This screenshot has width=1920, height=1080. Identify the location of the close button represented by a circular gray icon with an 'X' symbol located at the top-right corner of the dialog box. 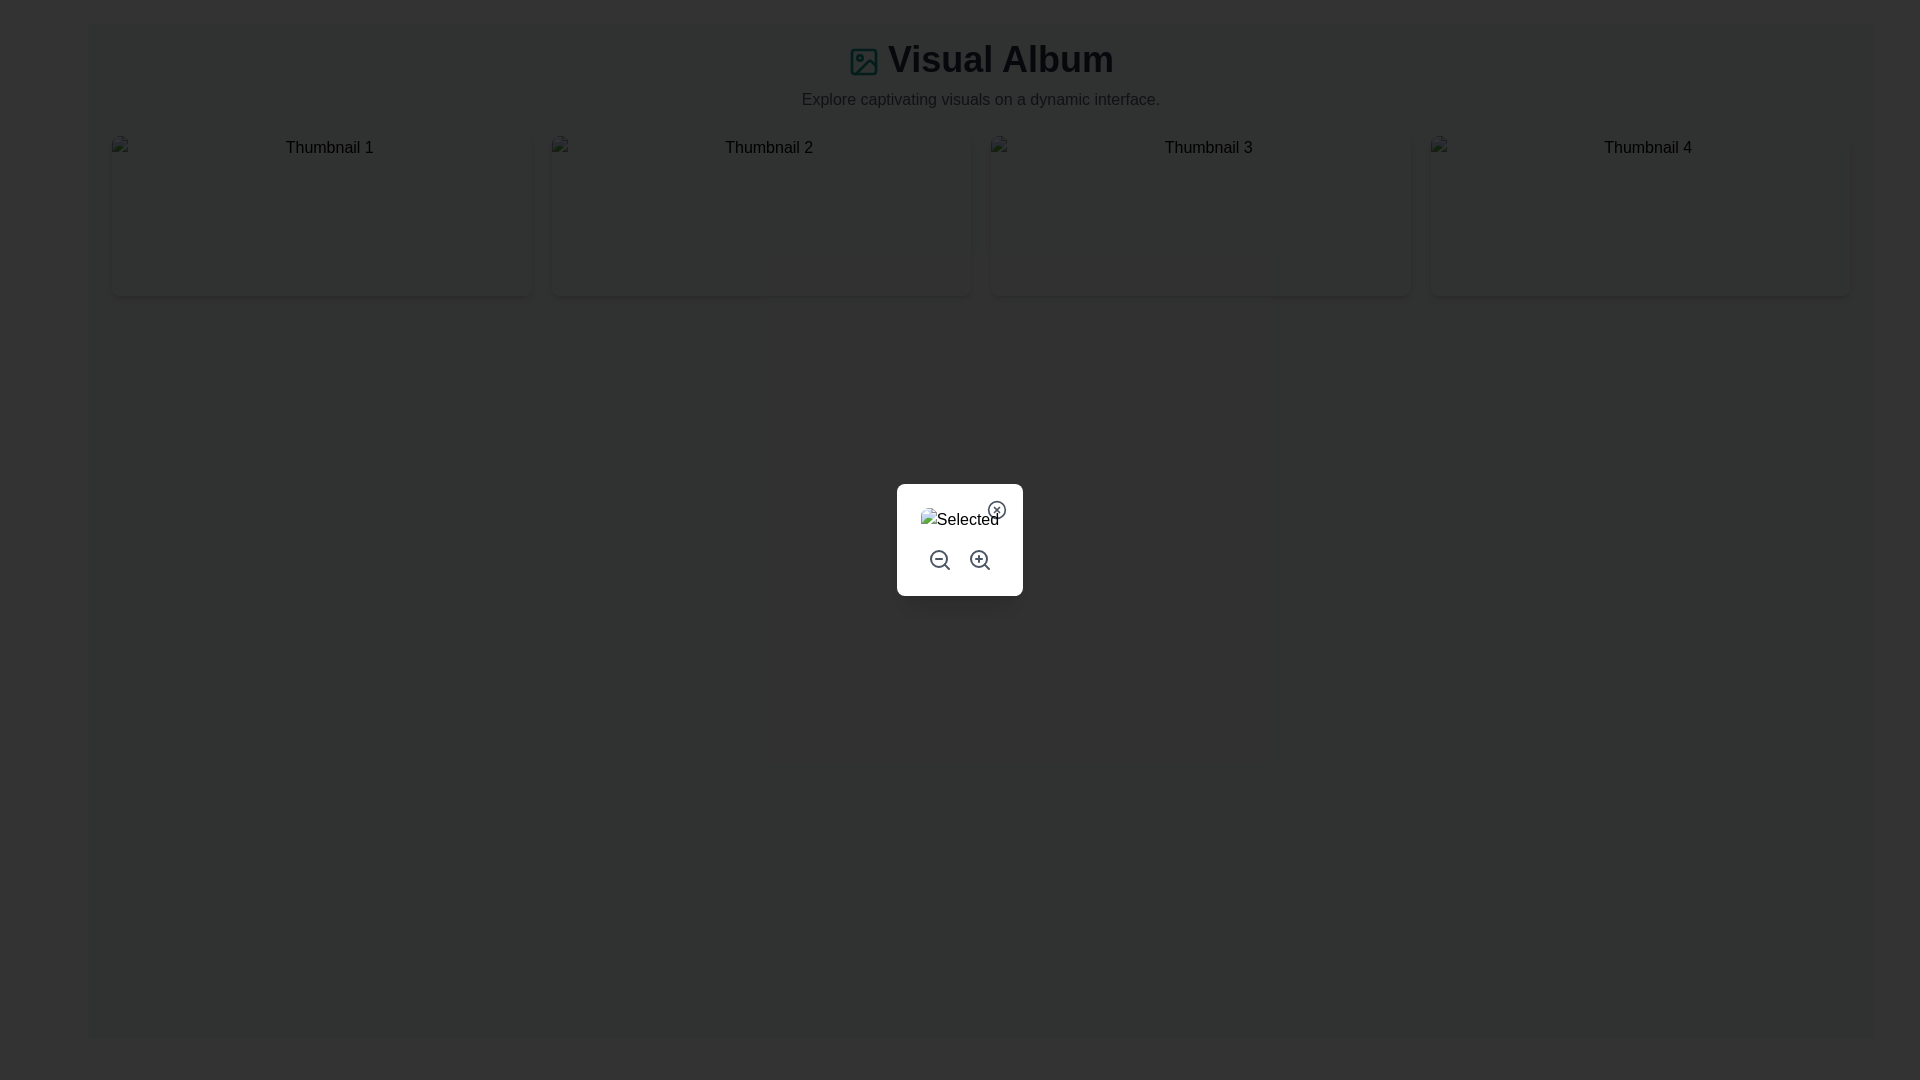
(997, 508).